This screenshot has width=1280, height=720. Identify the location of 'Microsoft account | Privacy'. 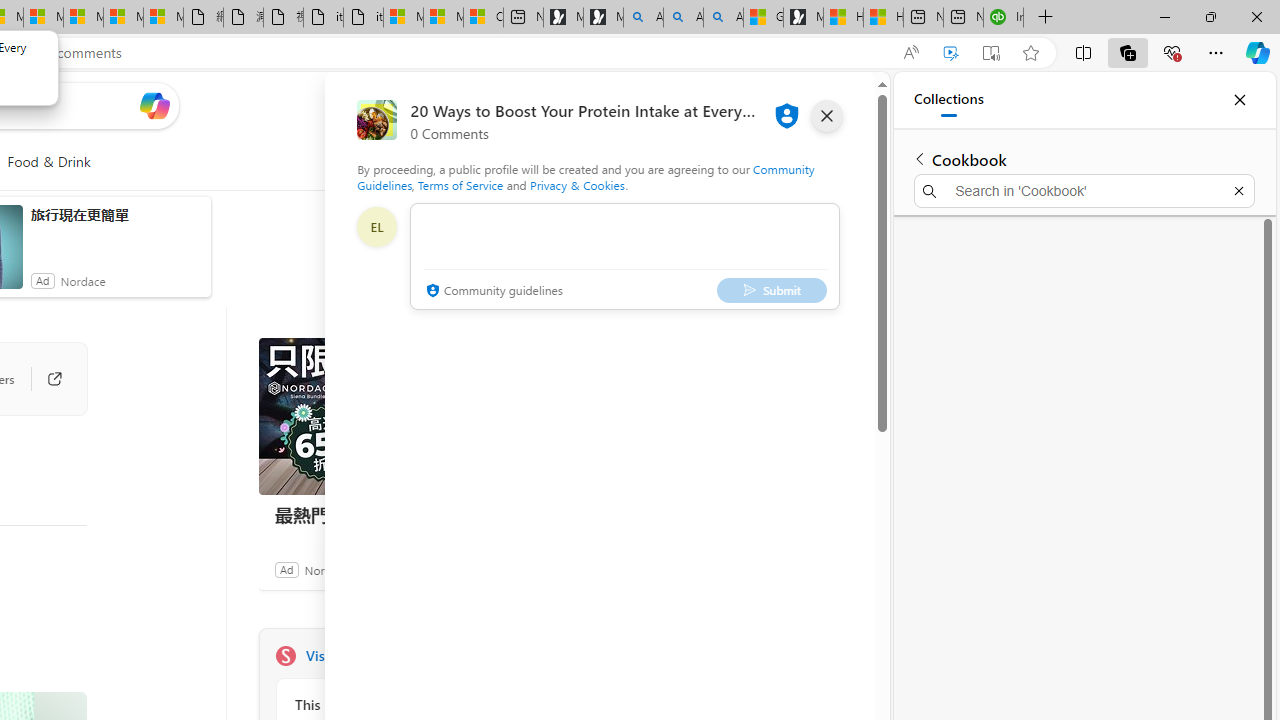
(442, 17).